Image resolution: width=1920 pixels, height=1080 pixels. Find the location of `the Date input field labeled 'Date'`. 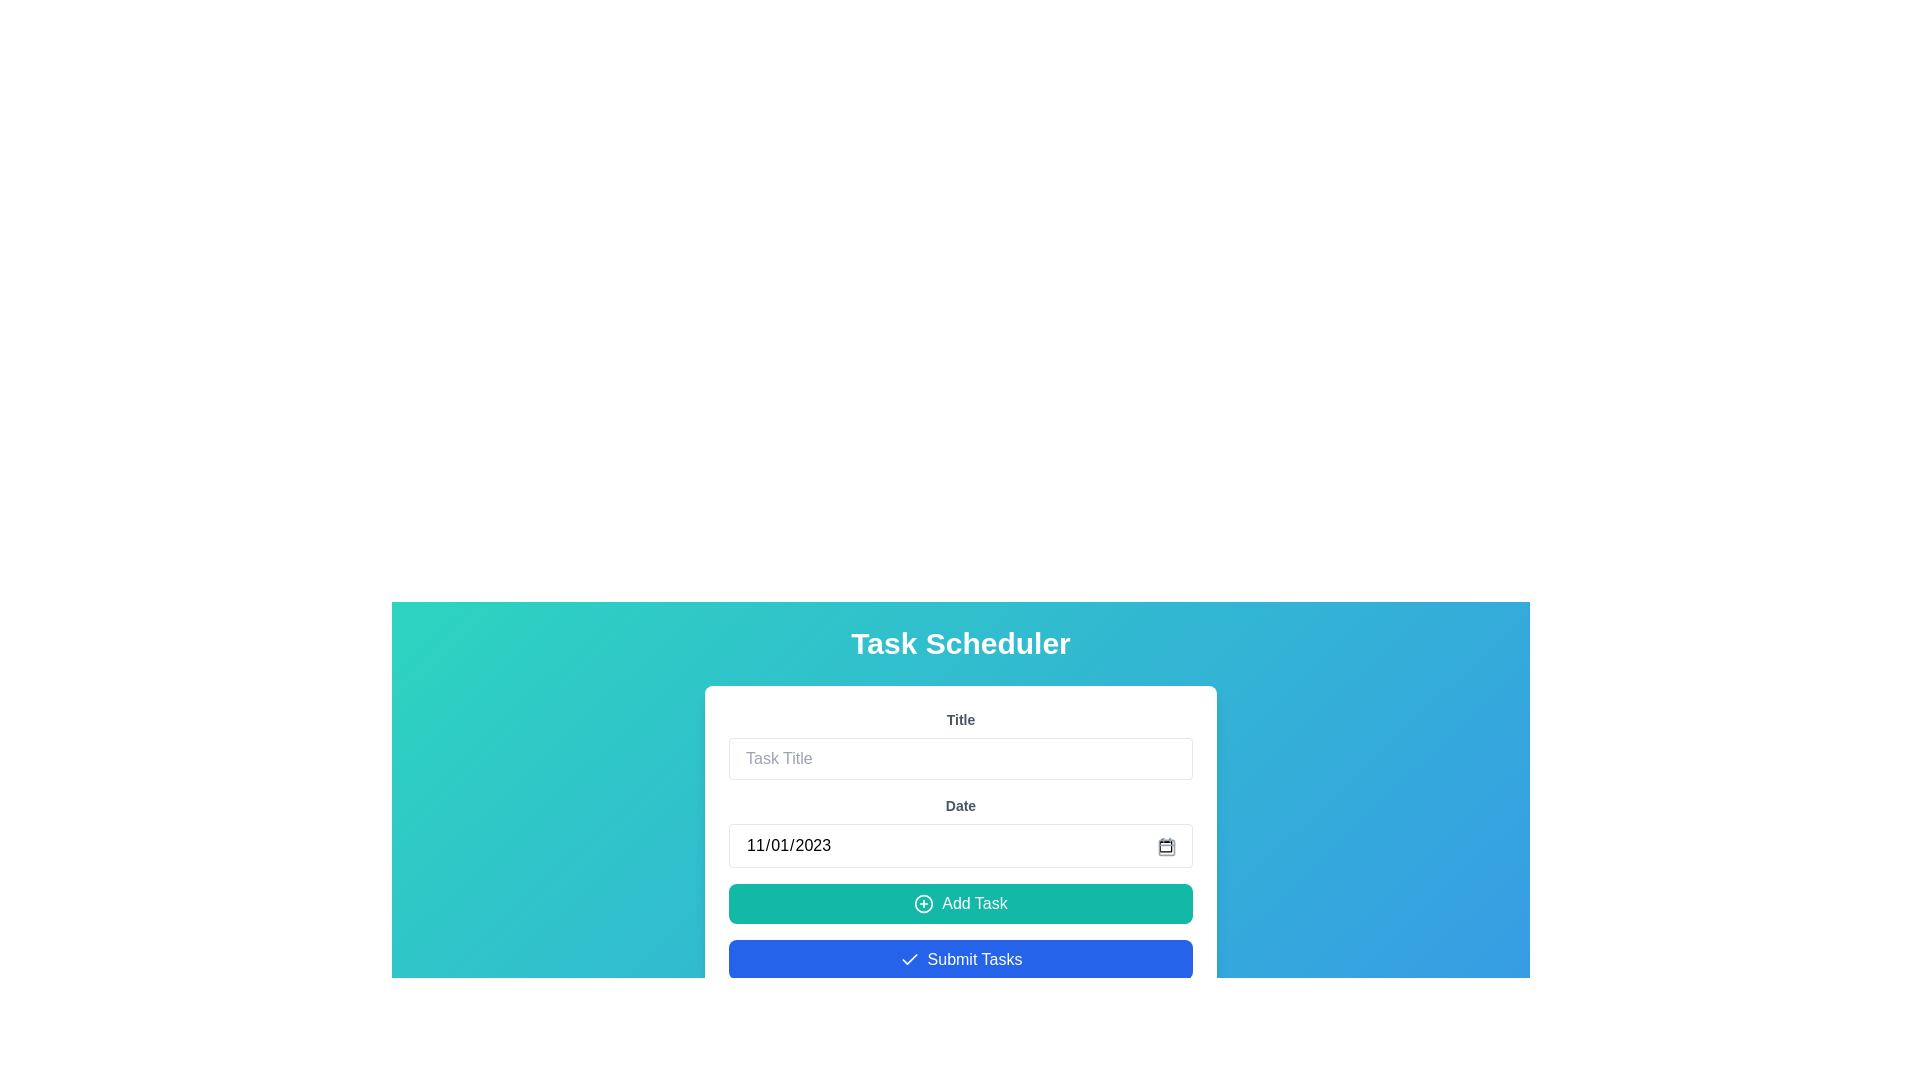

the Date input field labeled 'Date' is located at coordinates (960, 832).